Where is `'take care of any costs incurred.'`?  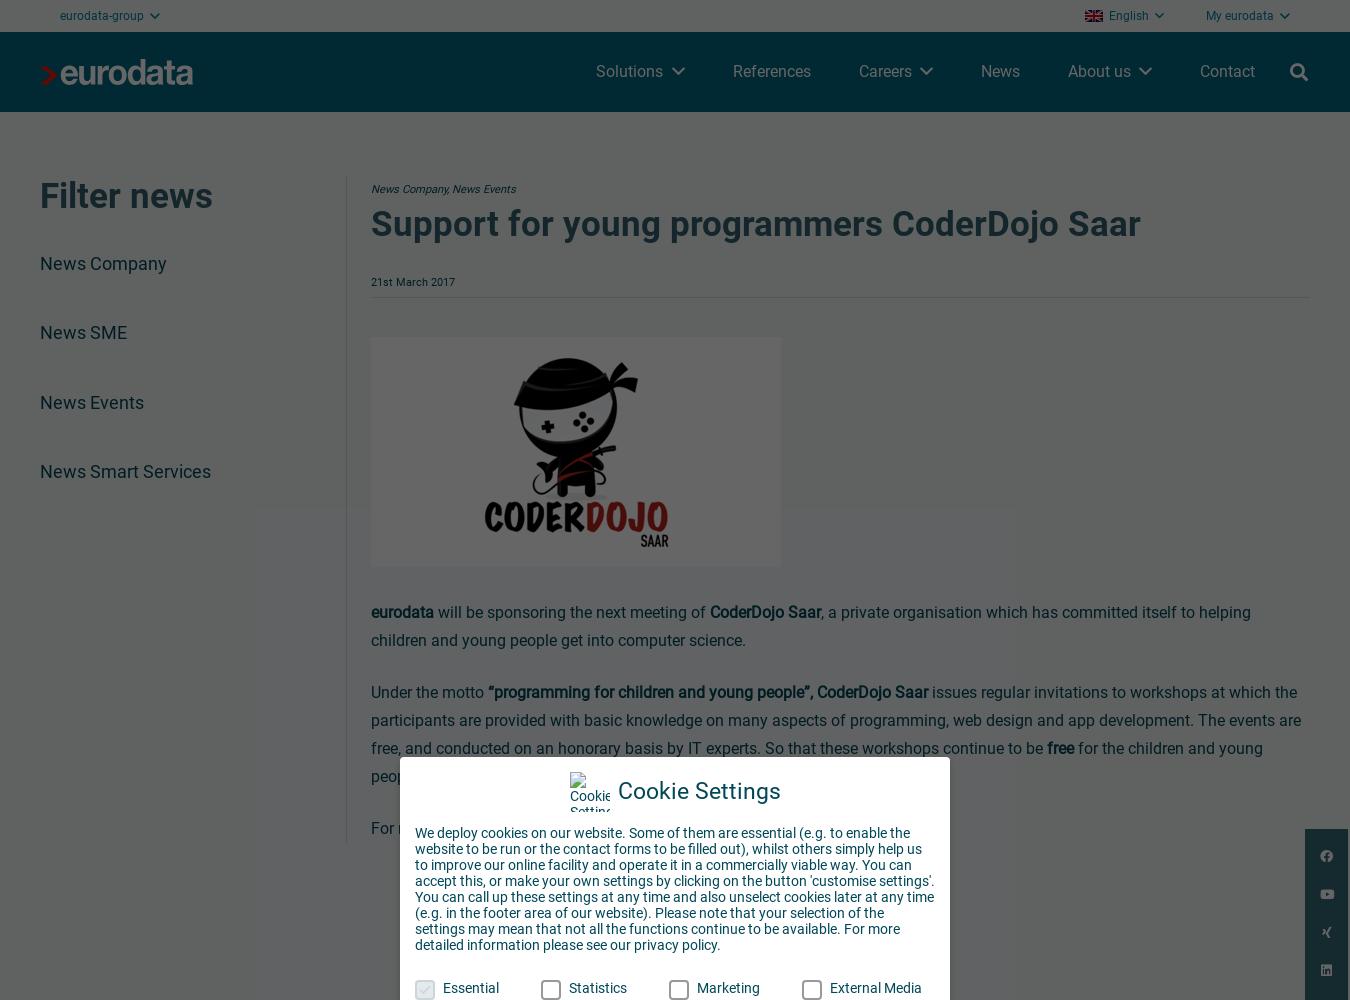 'take care of any costs incurred.' is located at coordinates (723, 776).